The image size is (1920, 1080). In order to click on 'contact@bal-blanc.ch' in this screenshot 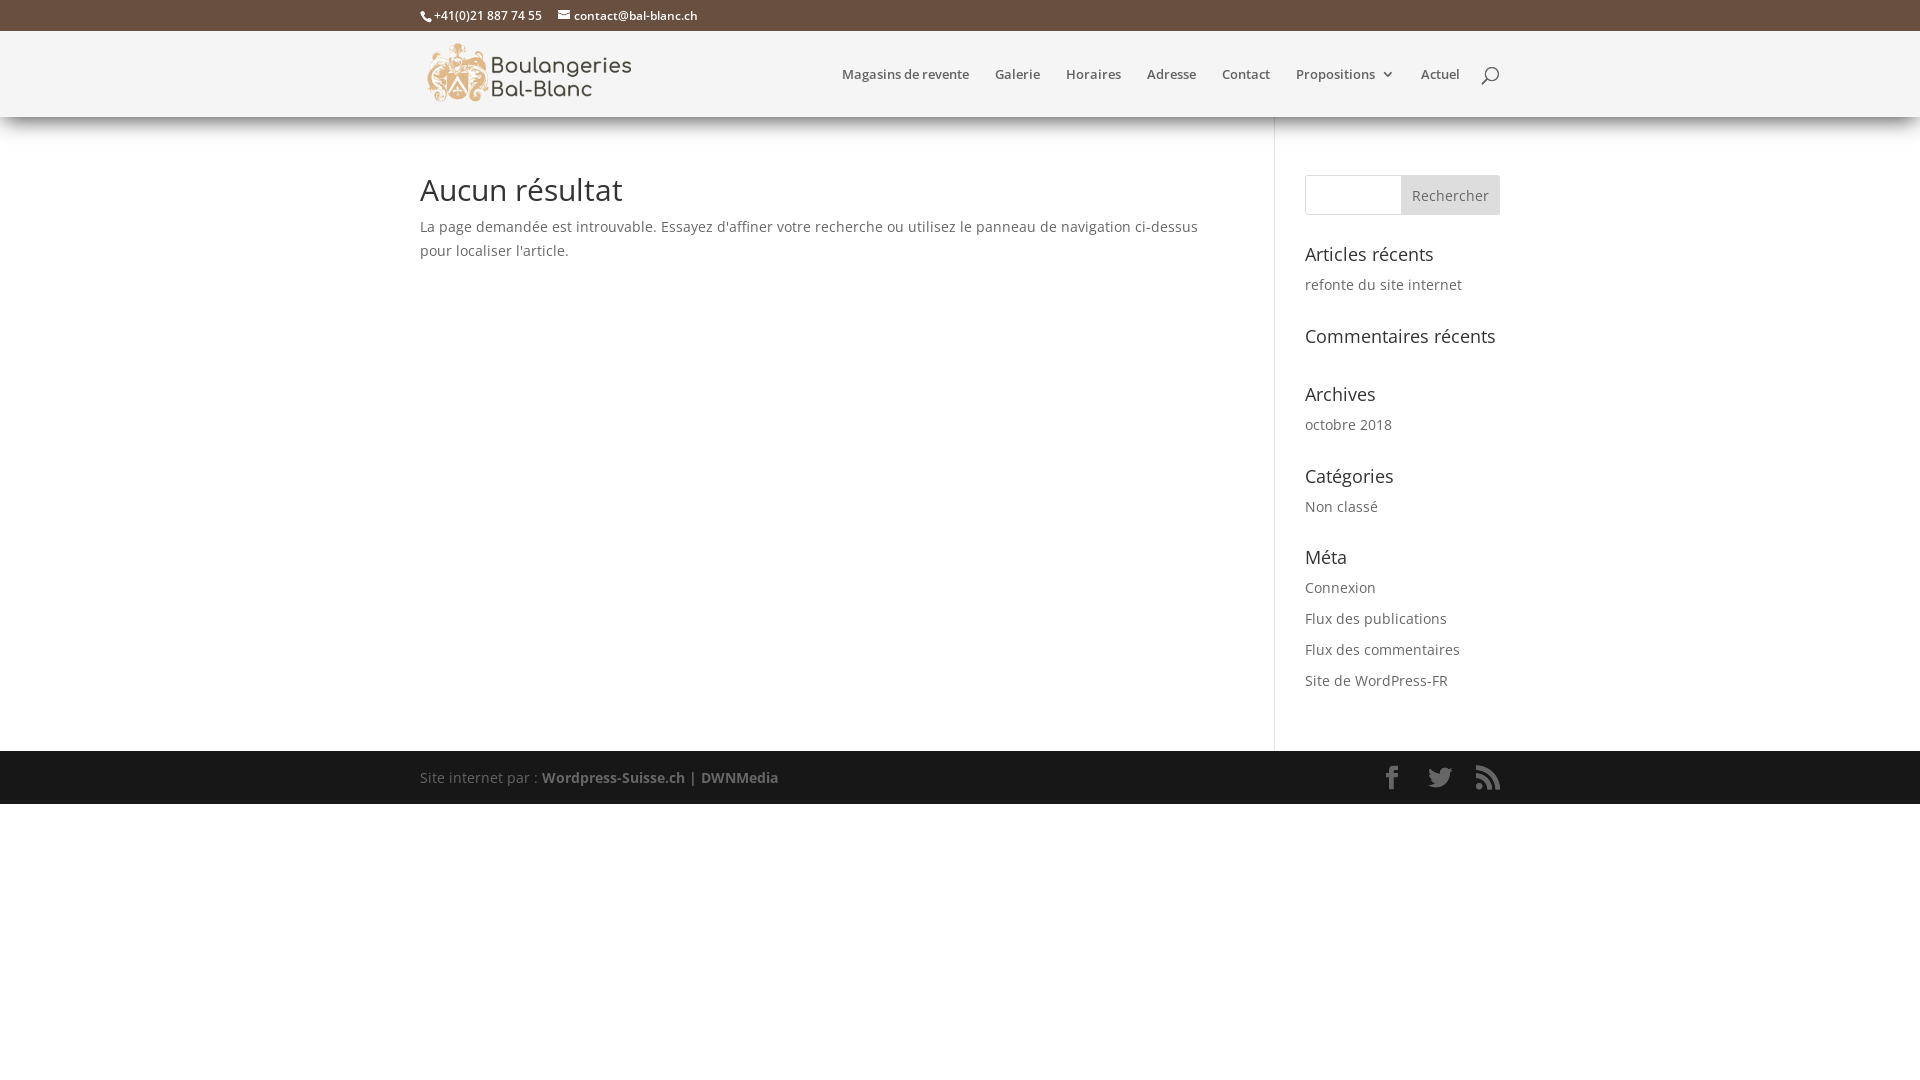, I will do `click(627, 15)`.